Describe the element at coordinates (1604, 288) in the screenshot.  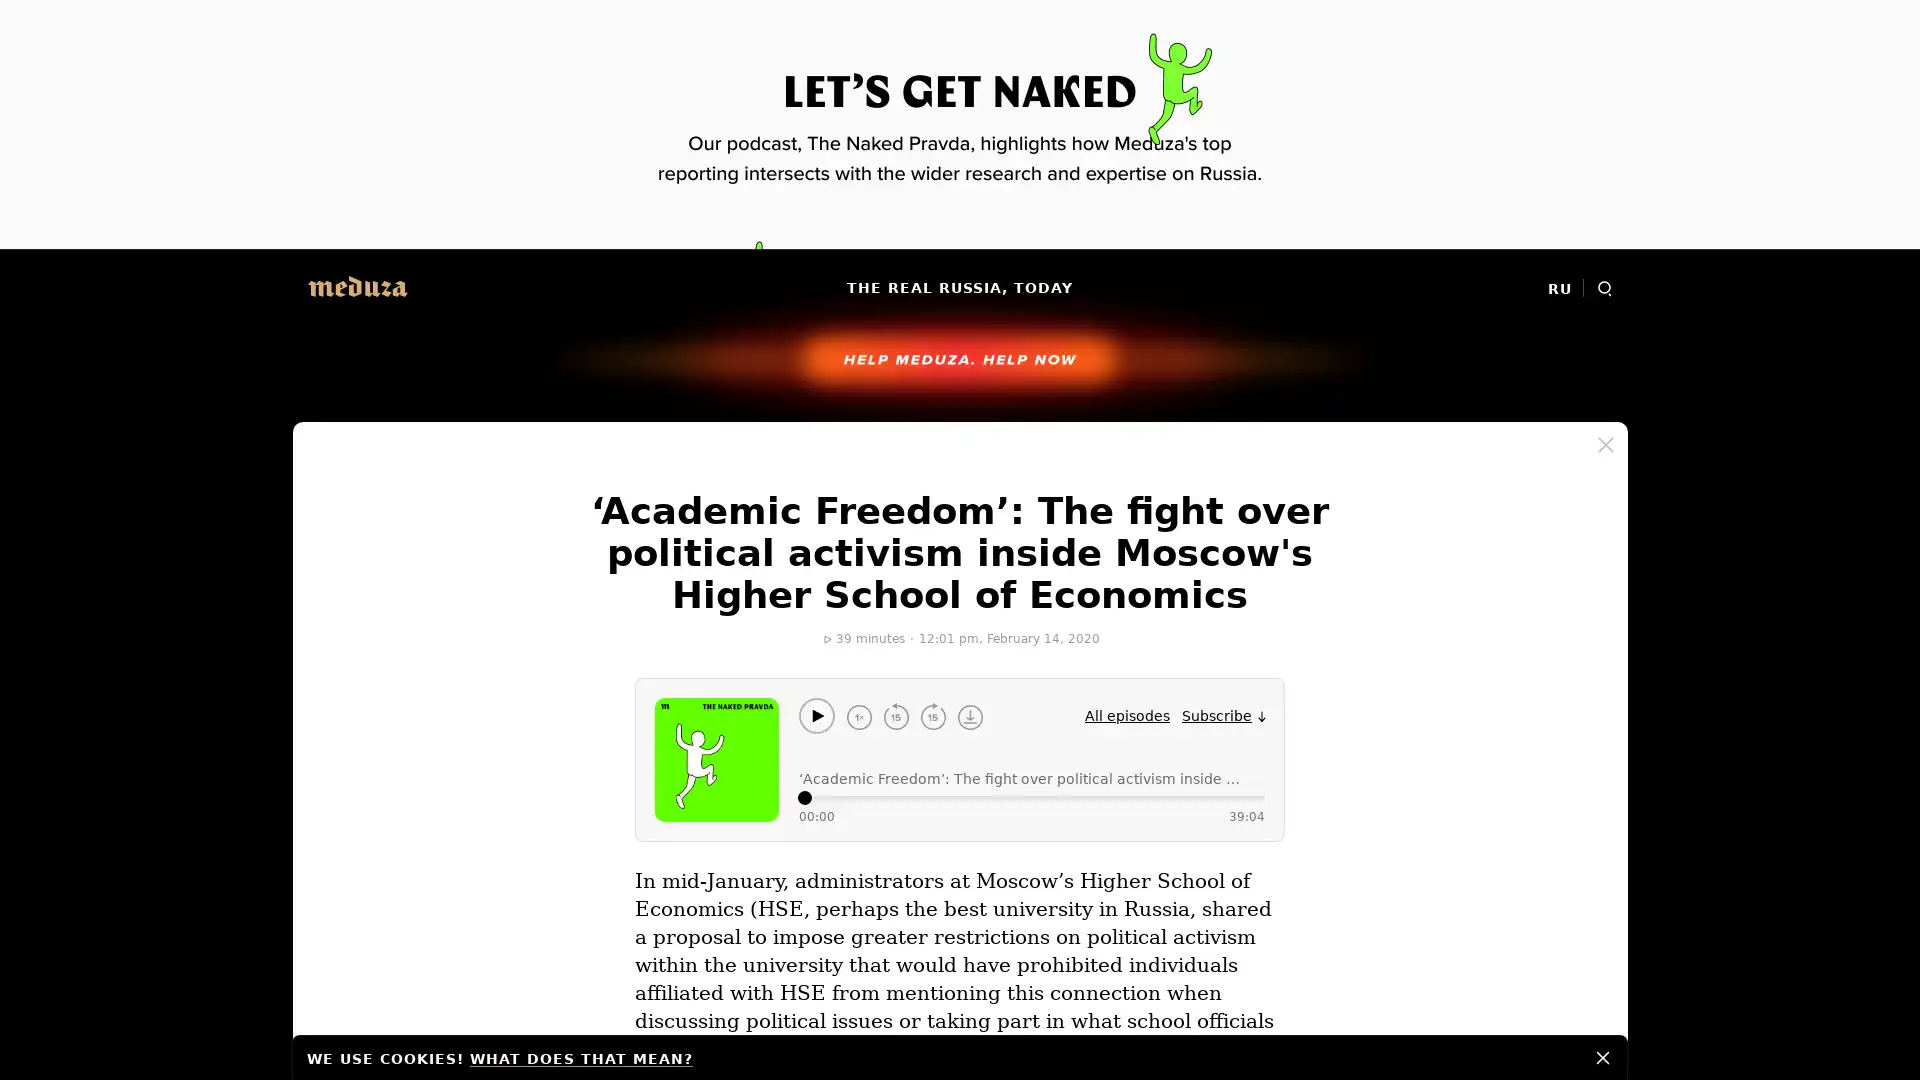
I see `Search` at that location.